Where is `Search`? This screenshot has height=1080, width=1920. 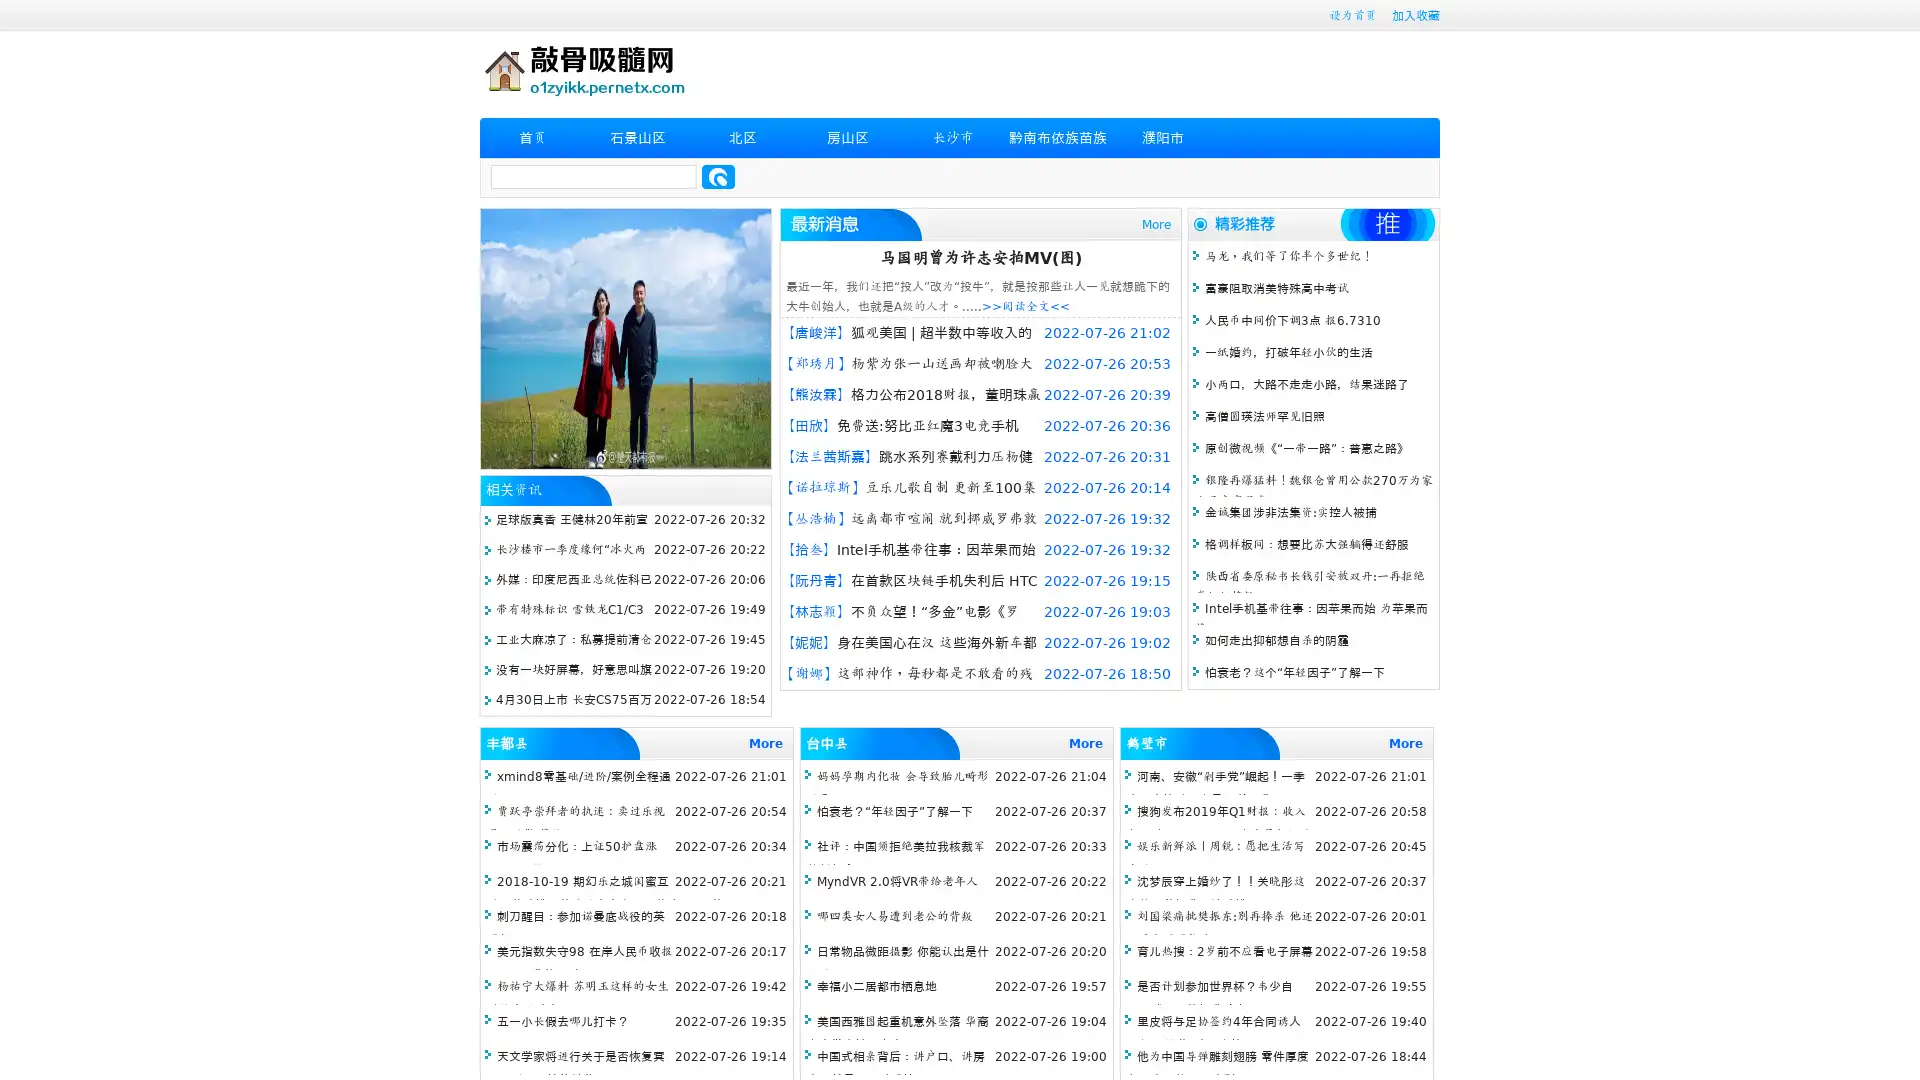
Search is located at coordinates (718, 176).